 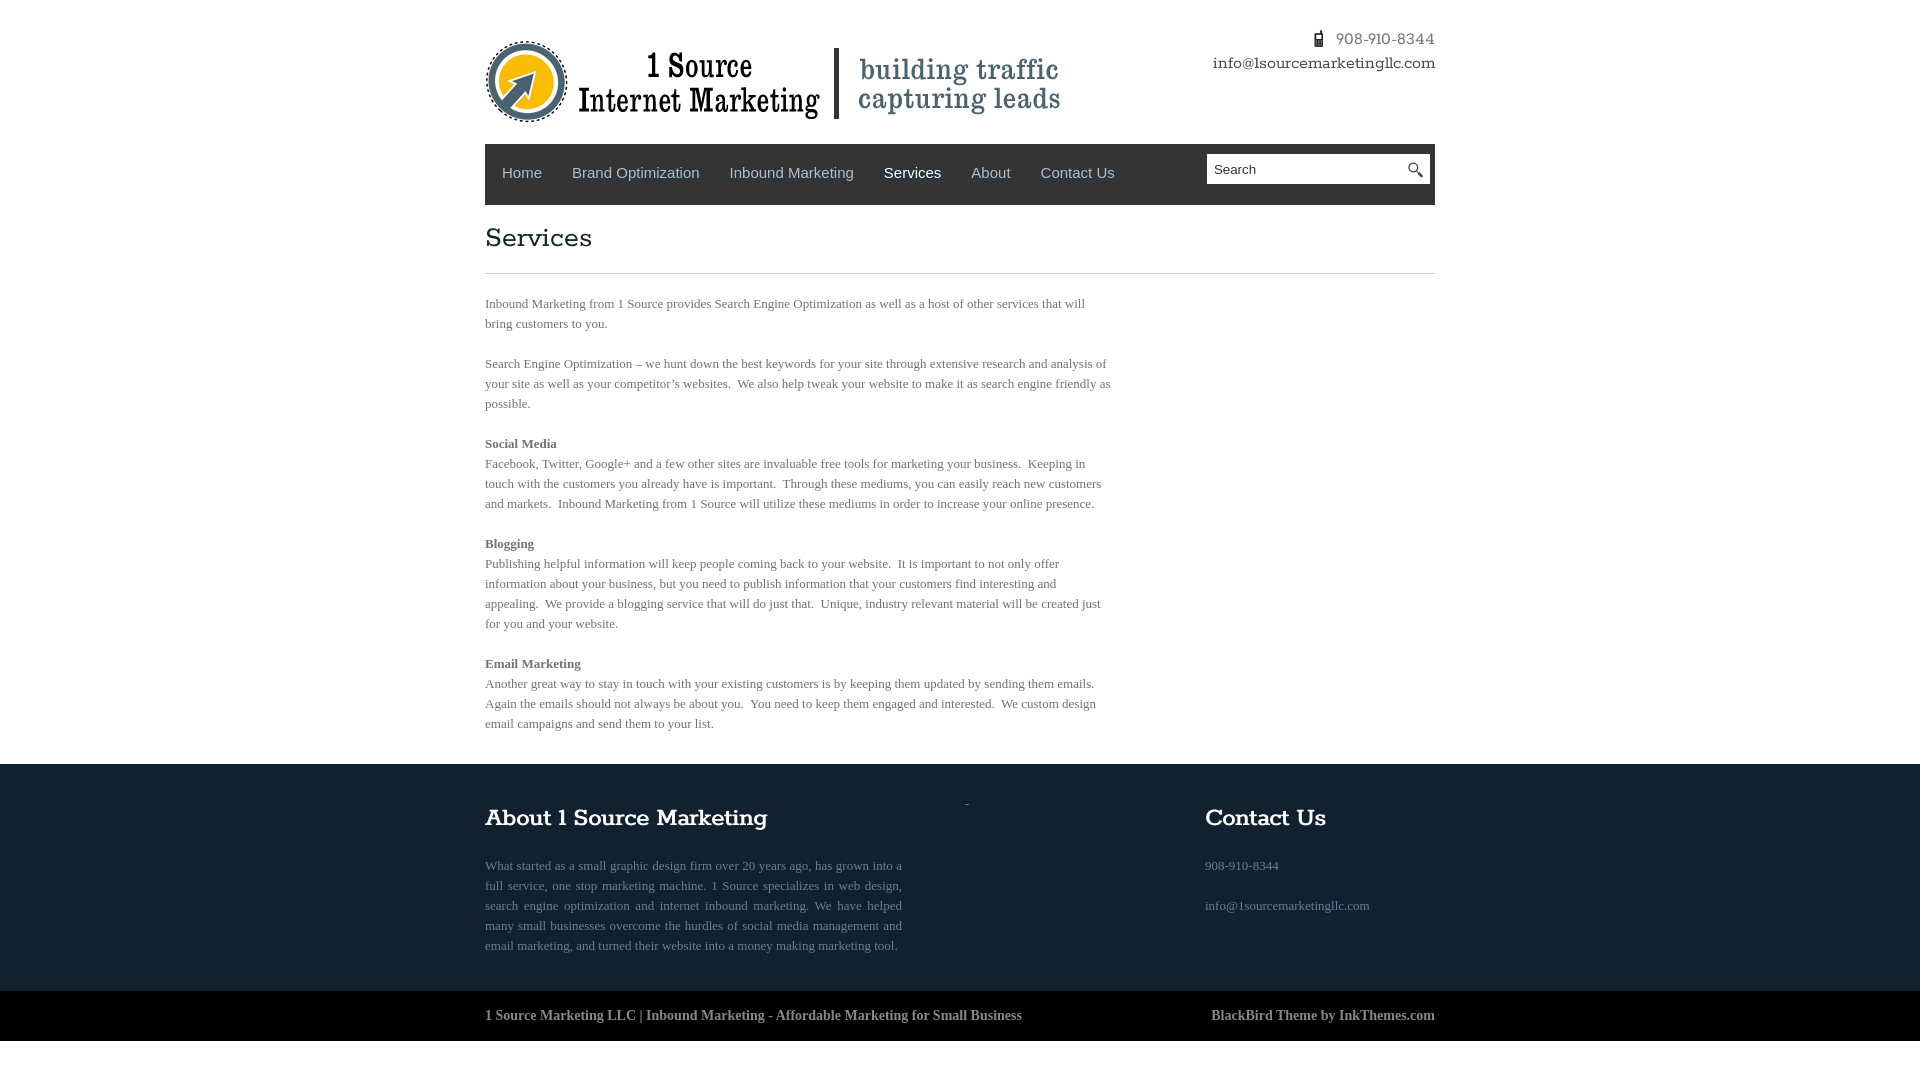 What do you see at coordinates (791, 176) in the screenshot?
I see `'Inbound Marketing'` at bounding box center [791, 176].